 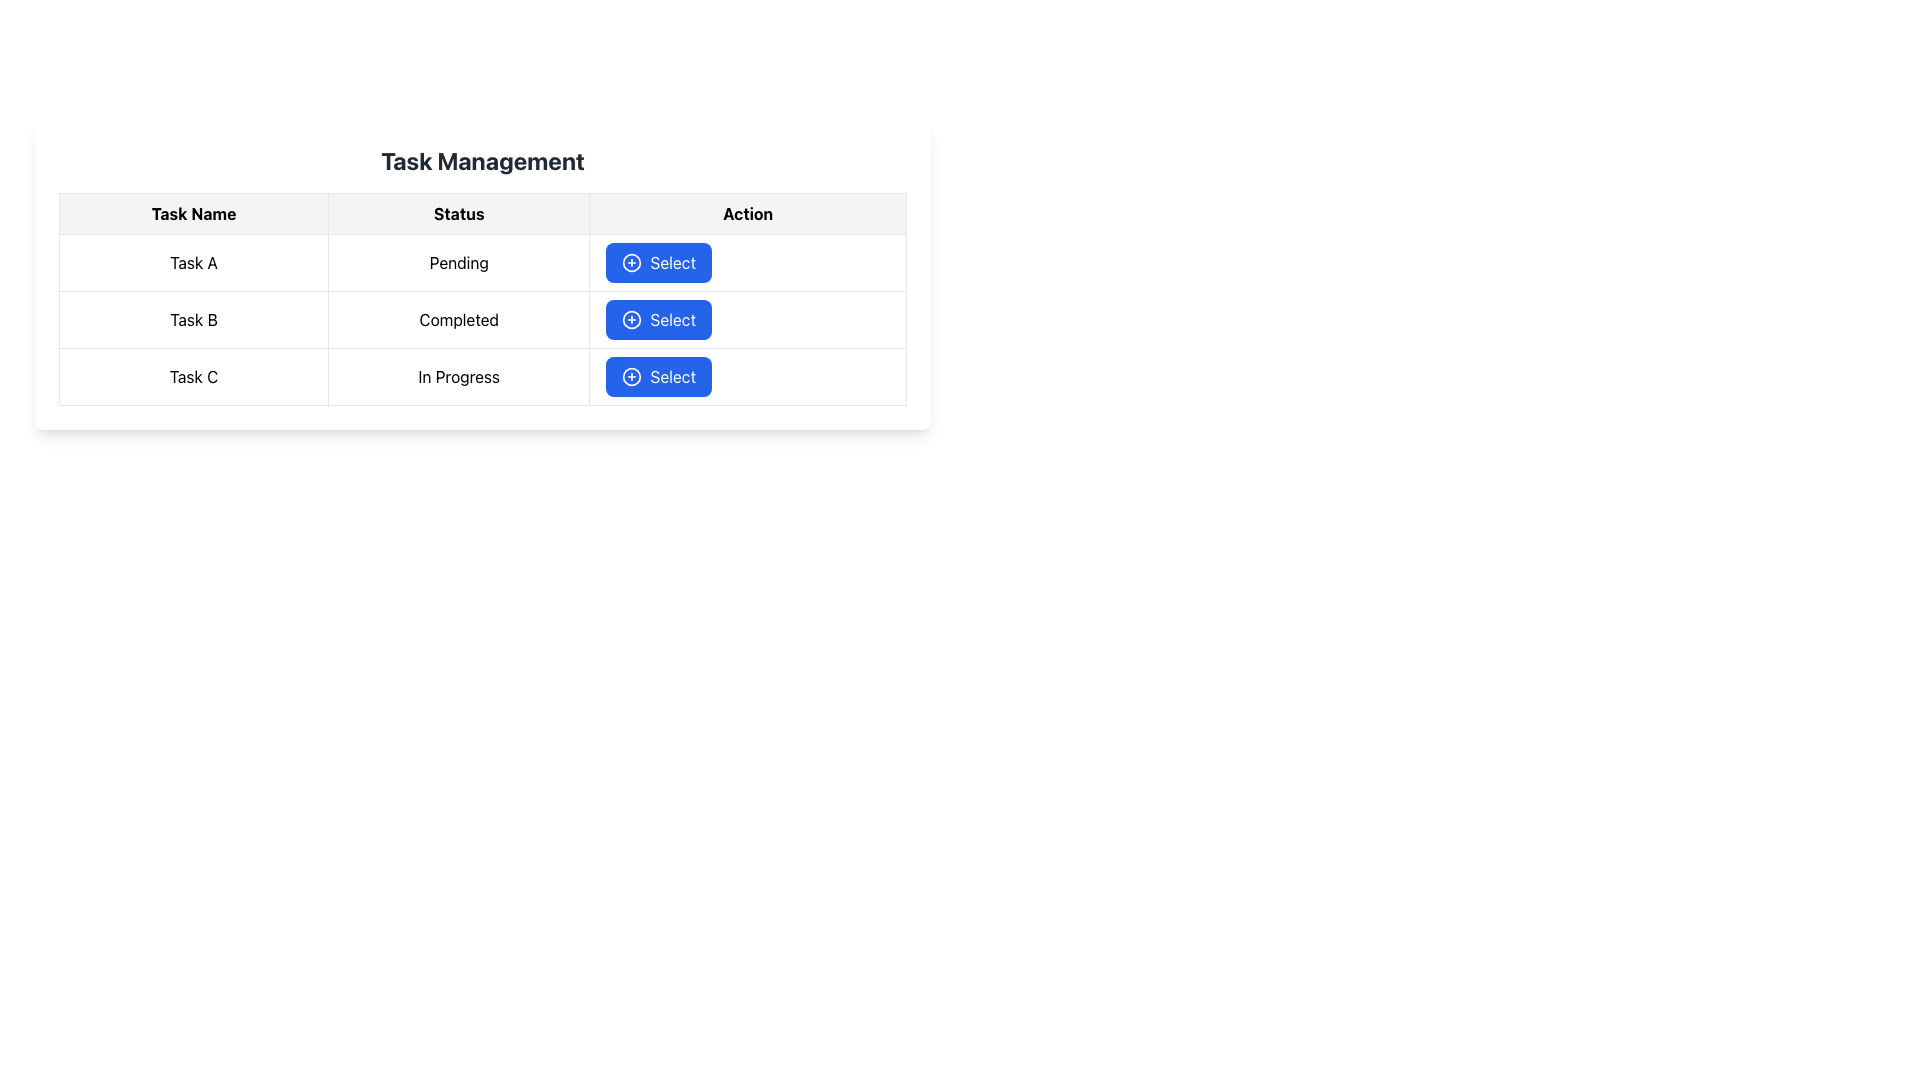 What do you see at coordinates (458, 319) in the screenshot?
I see `the text label displaying 'Completed' in the second row of the task management table under the 'Status' column` at bounding box center [458, 319].